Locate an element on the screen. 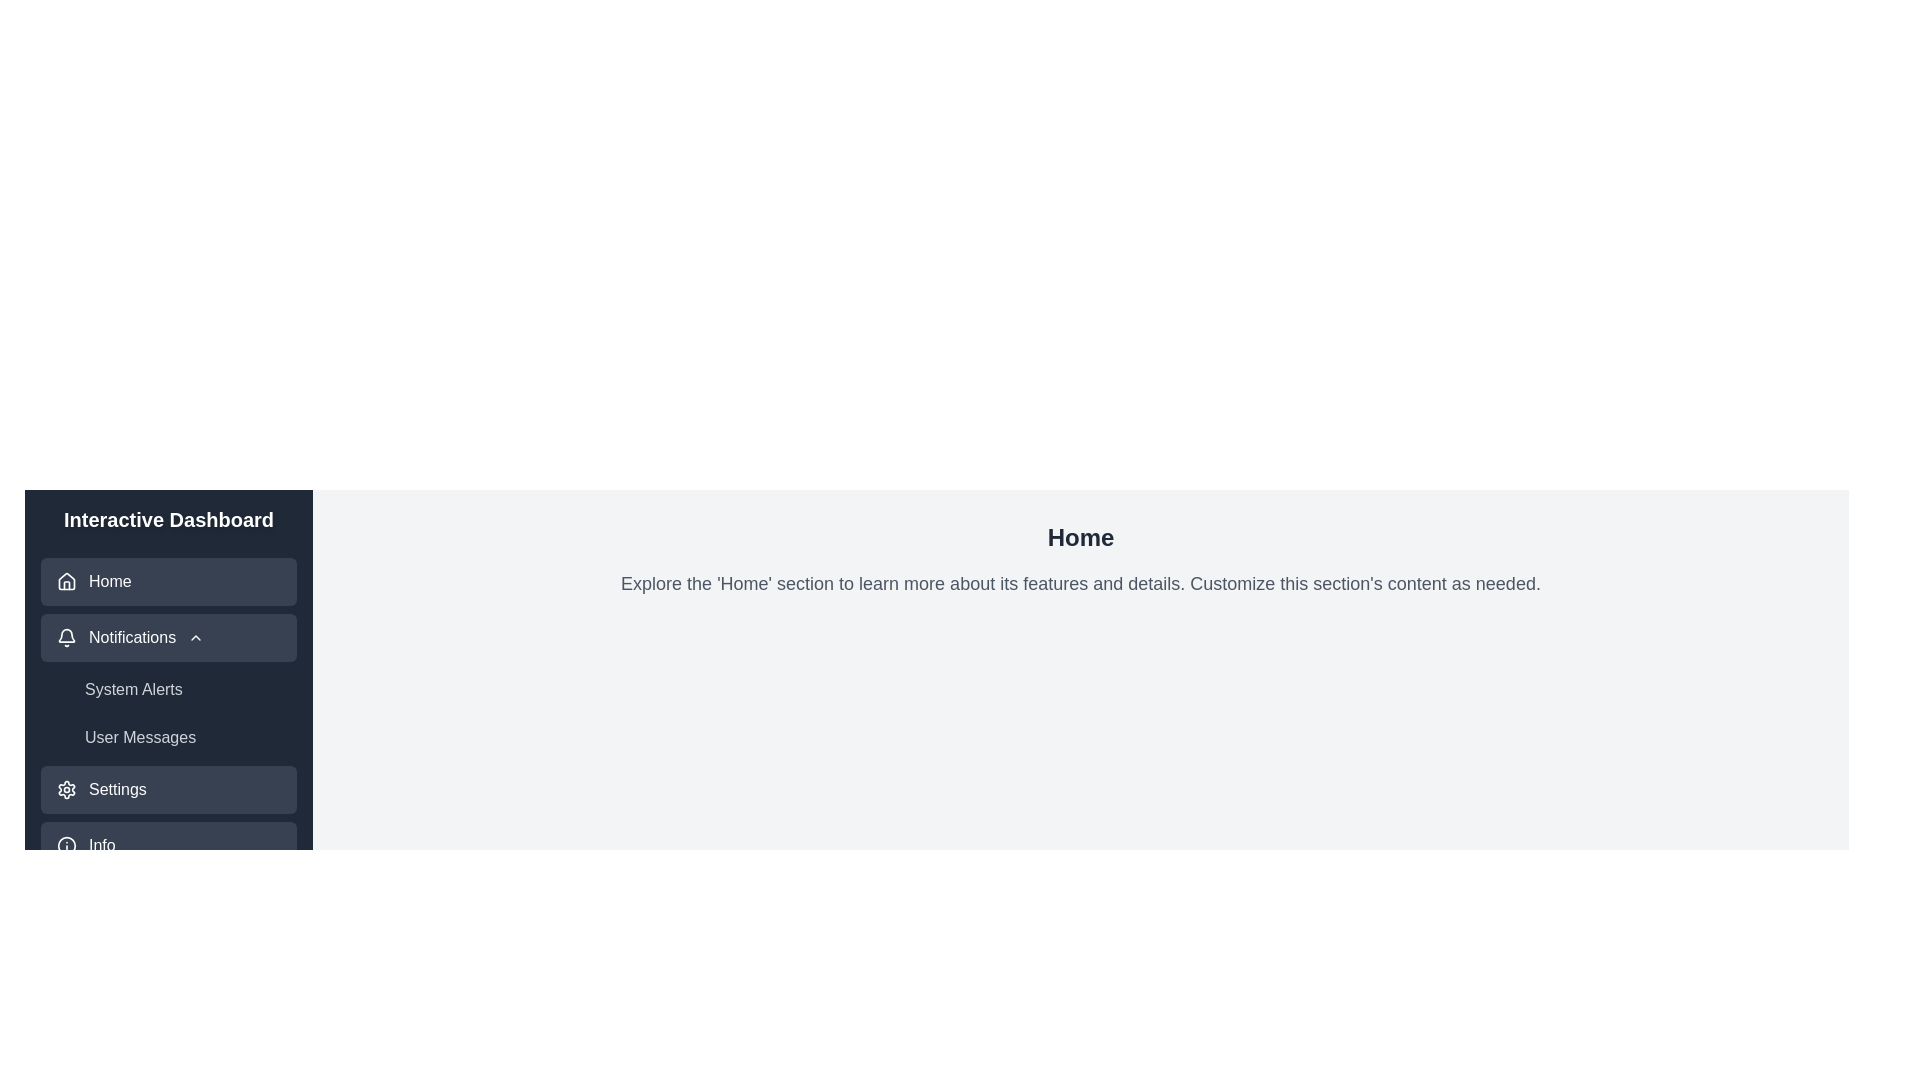 This screenshot has height=1080, width=1920. the gear-like settings icon located is located at coordinates (67, 789).